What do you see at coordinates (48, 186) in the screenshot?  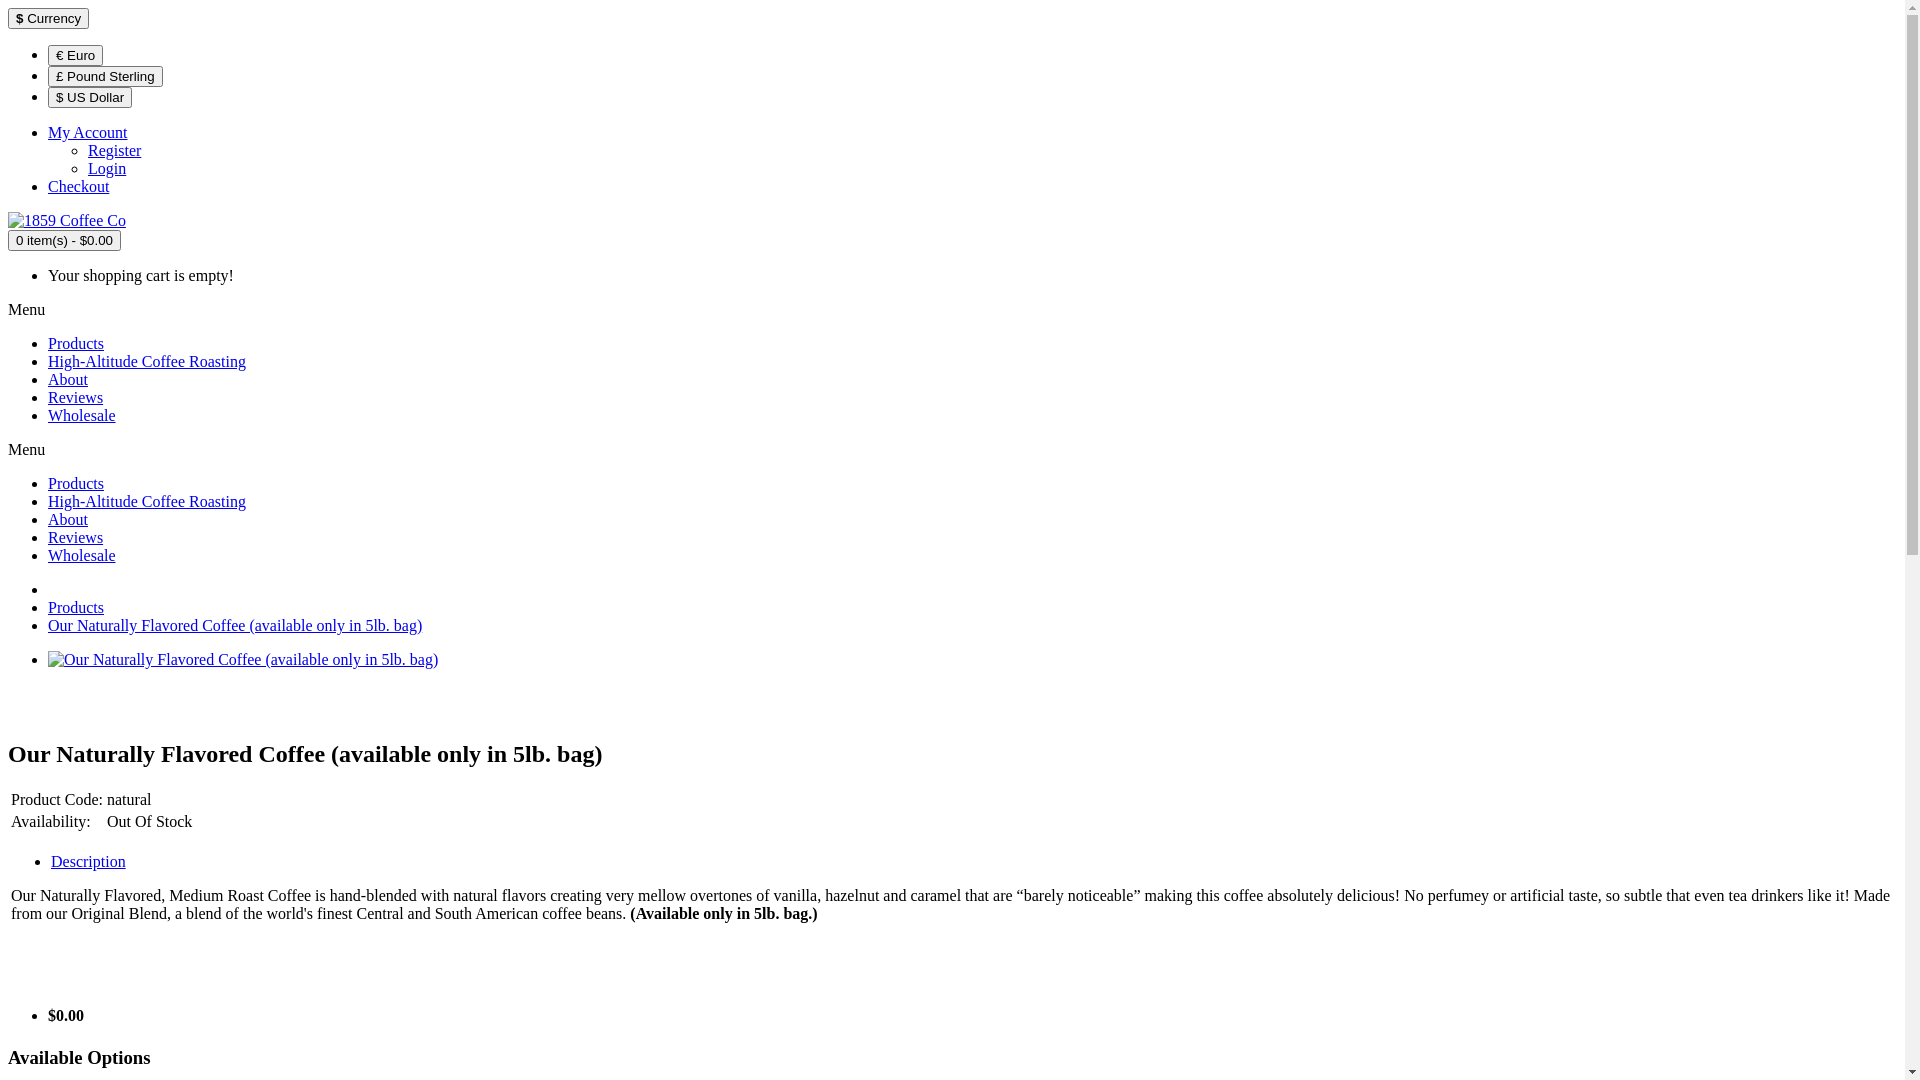 I see `'Checkout'` at bounding box center [48, 186].